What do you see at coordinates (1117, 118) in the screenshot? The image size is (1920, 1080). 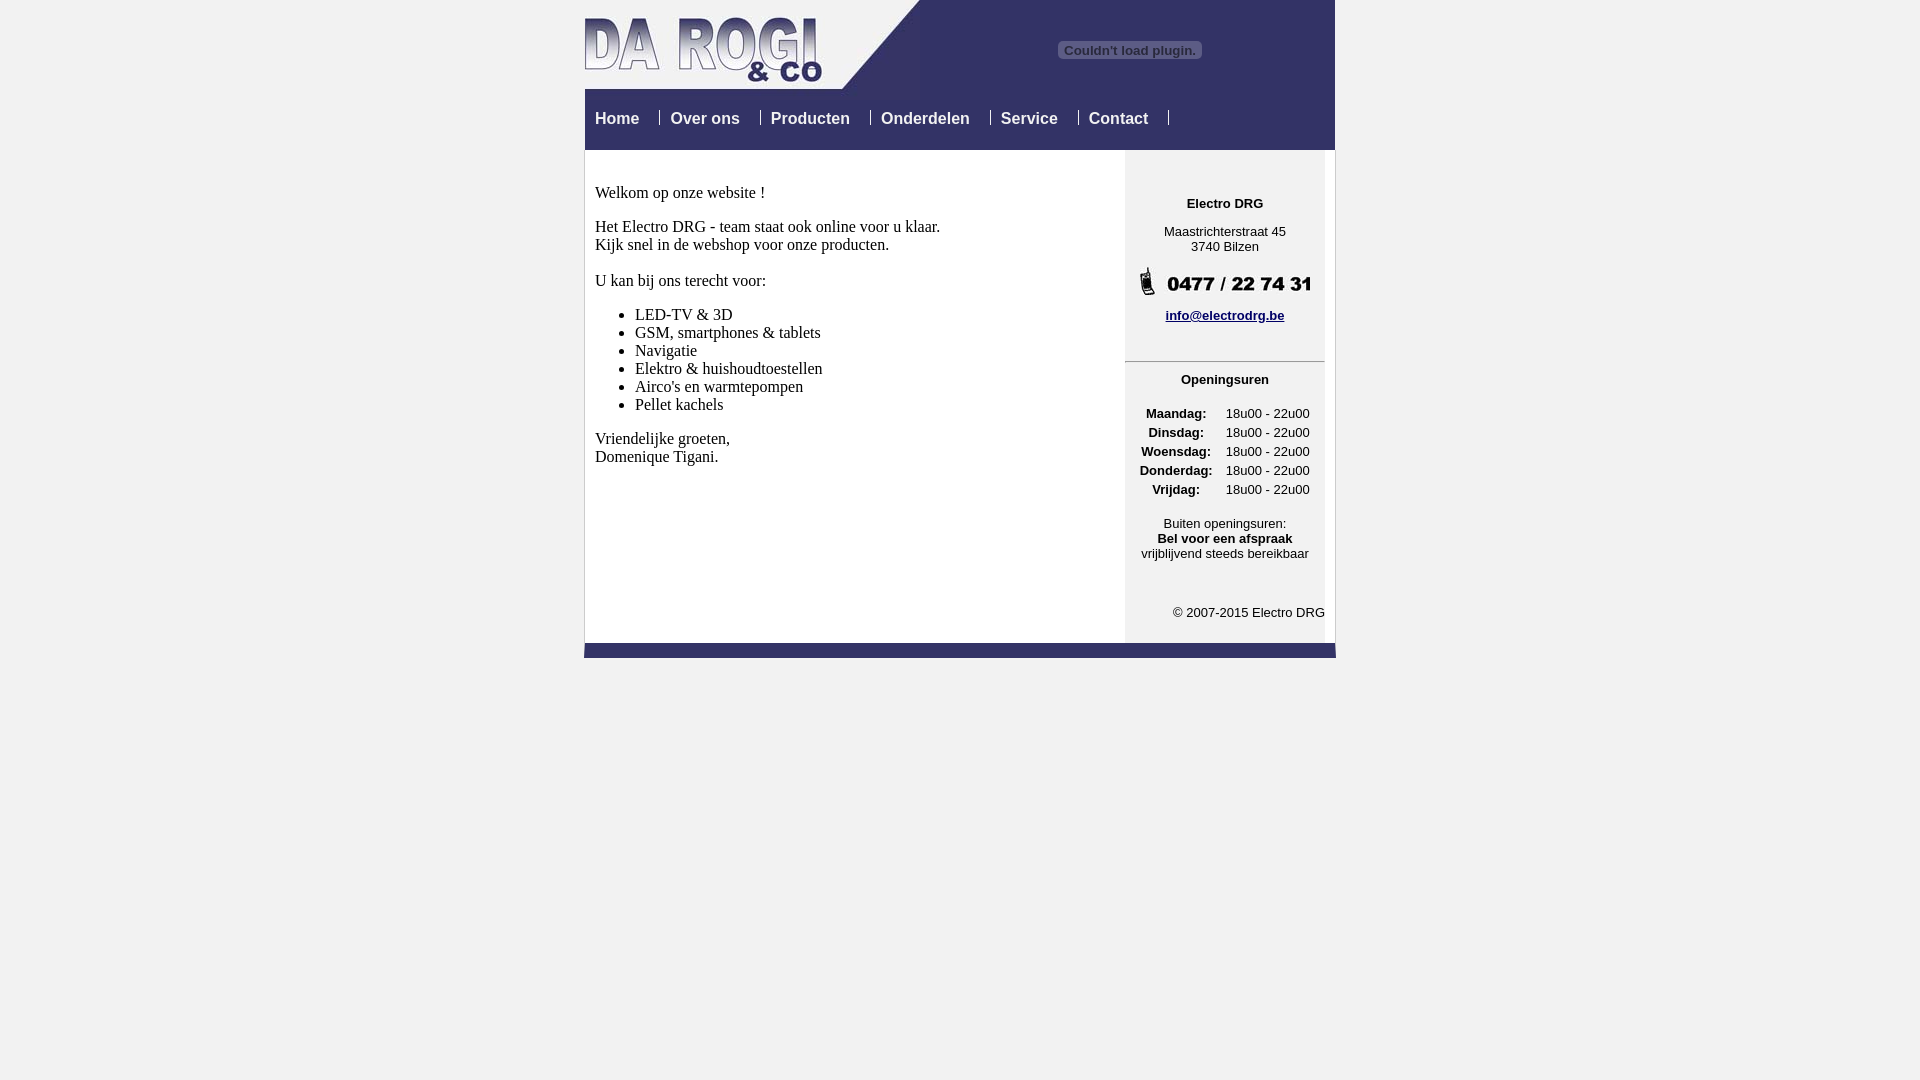 I see `'Contact'` at bounding box center [1117, 118].